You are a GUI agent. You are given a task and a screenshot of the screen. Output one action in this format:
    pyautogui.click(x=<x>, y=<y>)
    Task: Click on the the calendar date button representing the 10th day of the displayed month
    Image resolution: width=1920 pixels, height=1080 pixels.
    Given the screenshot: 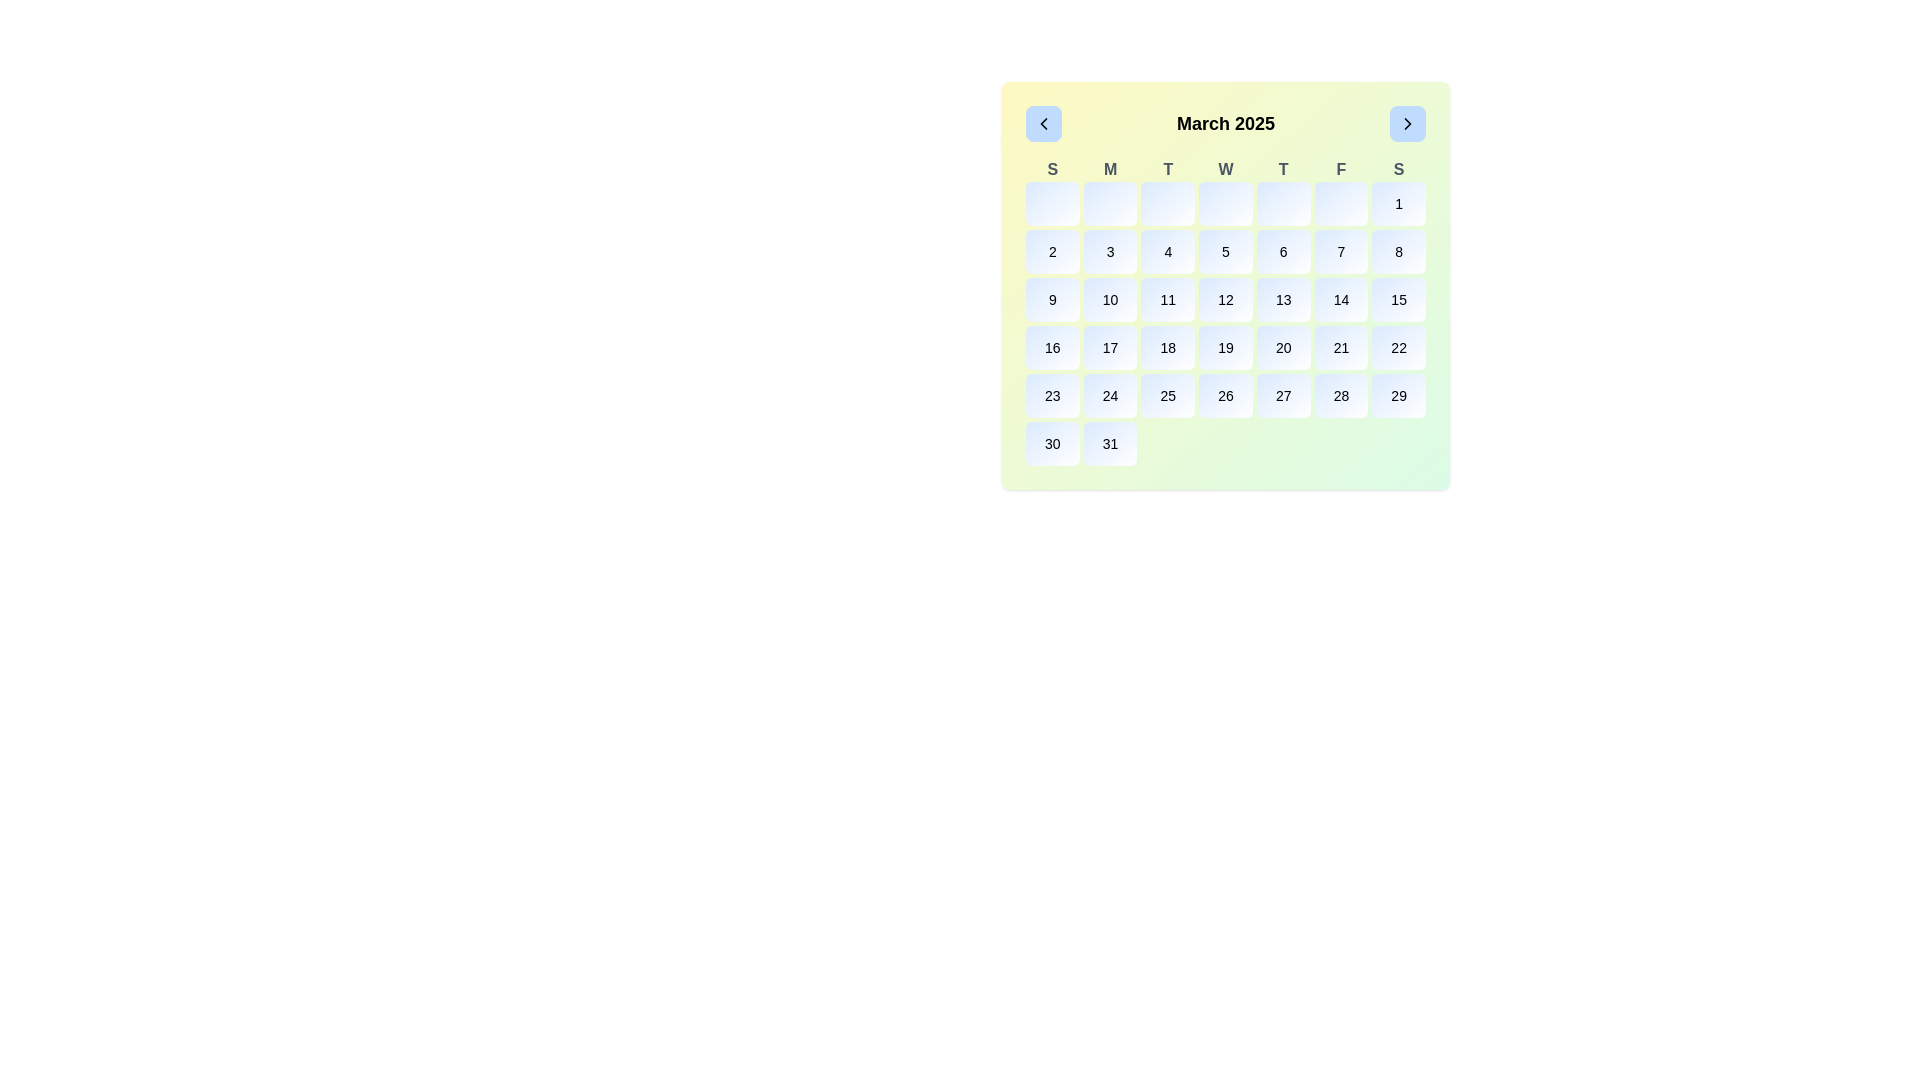 What is the action you would take?
    pyautogui.click(x=1109, y=300)
    